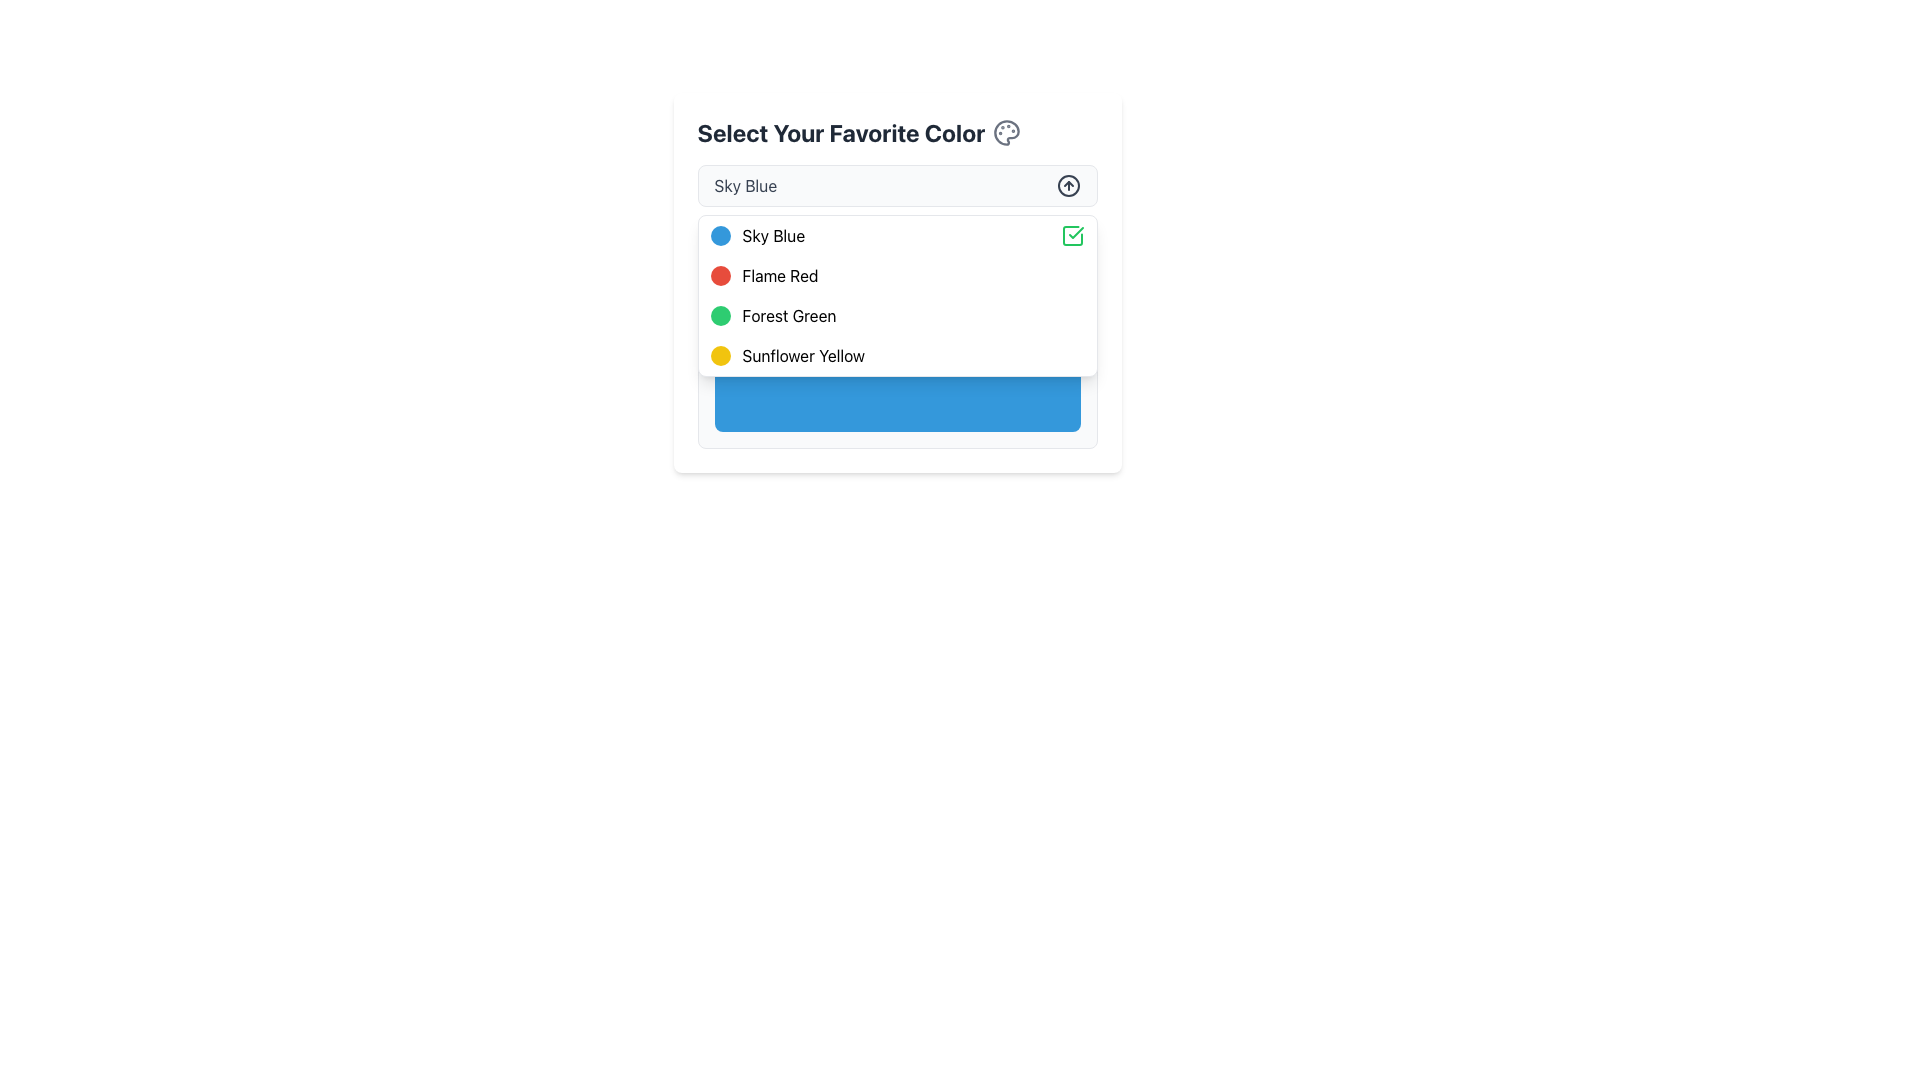 This screenshot has height=1080, width=1920. Describe the element at coordinates (720, 354) in the screenshot. I see `the circular 'Sunflower Yellow' color indicator with a vivid yellow background, positioned to the left of the text 'Sunflower Yellow' in the color selection dropdown` at that location.